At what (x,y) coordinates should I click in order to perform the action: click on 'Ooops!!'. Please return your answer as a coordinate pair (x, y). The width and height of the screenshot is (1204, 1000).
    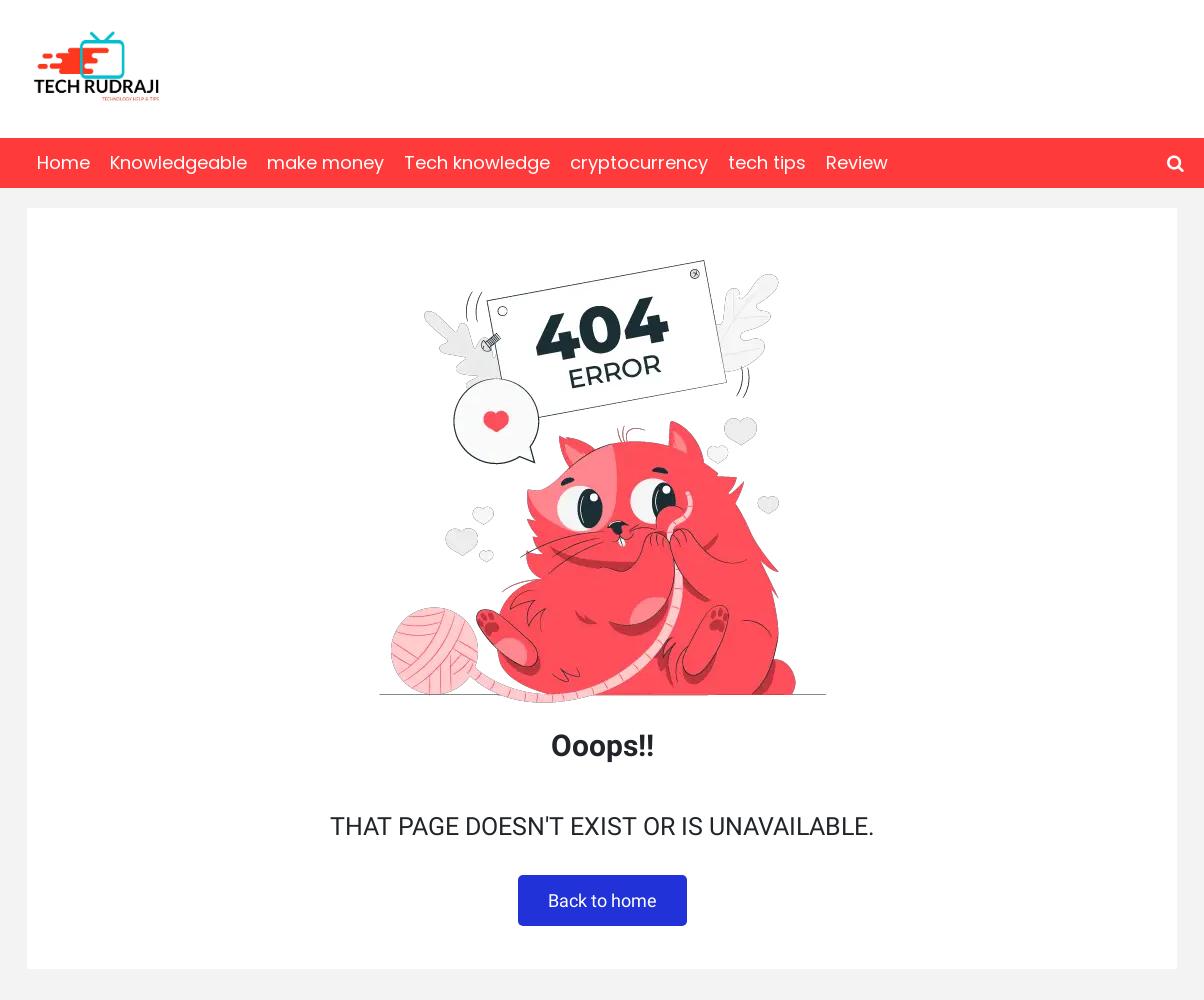
    Looking at the image, I should click on (601, 744).